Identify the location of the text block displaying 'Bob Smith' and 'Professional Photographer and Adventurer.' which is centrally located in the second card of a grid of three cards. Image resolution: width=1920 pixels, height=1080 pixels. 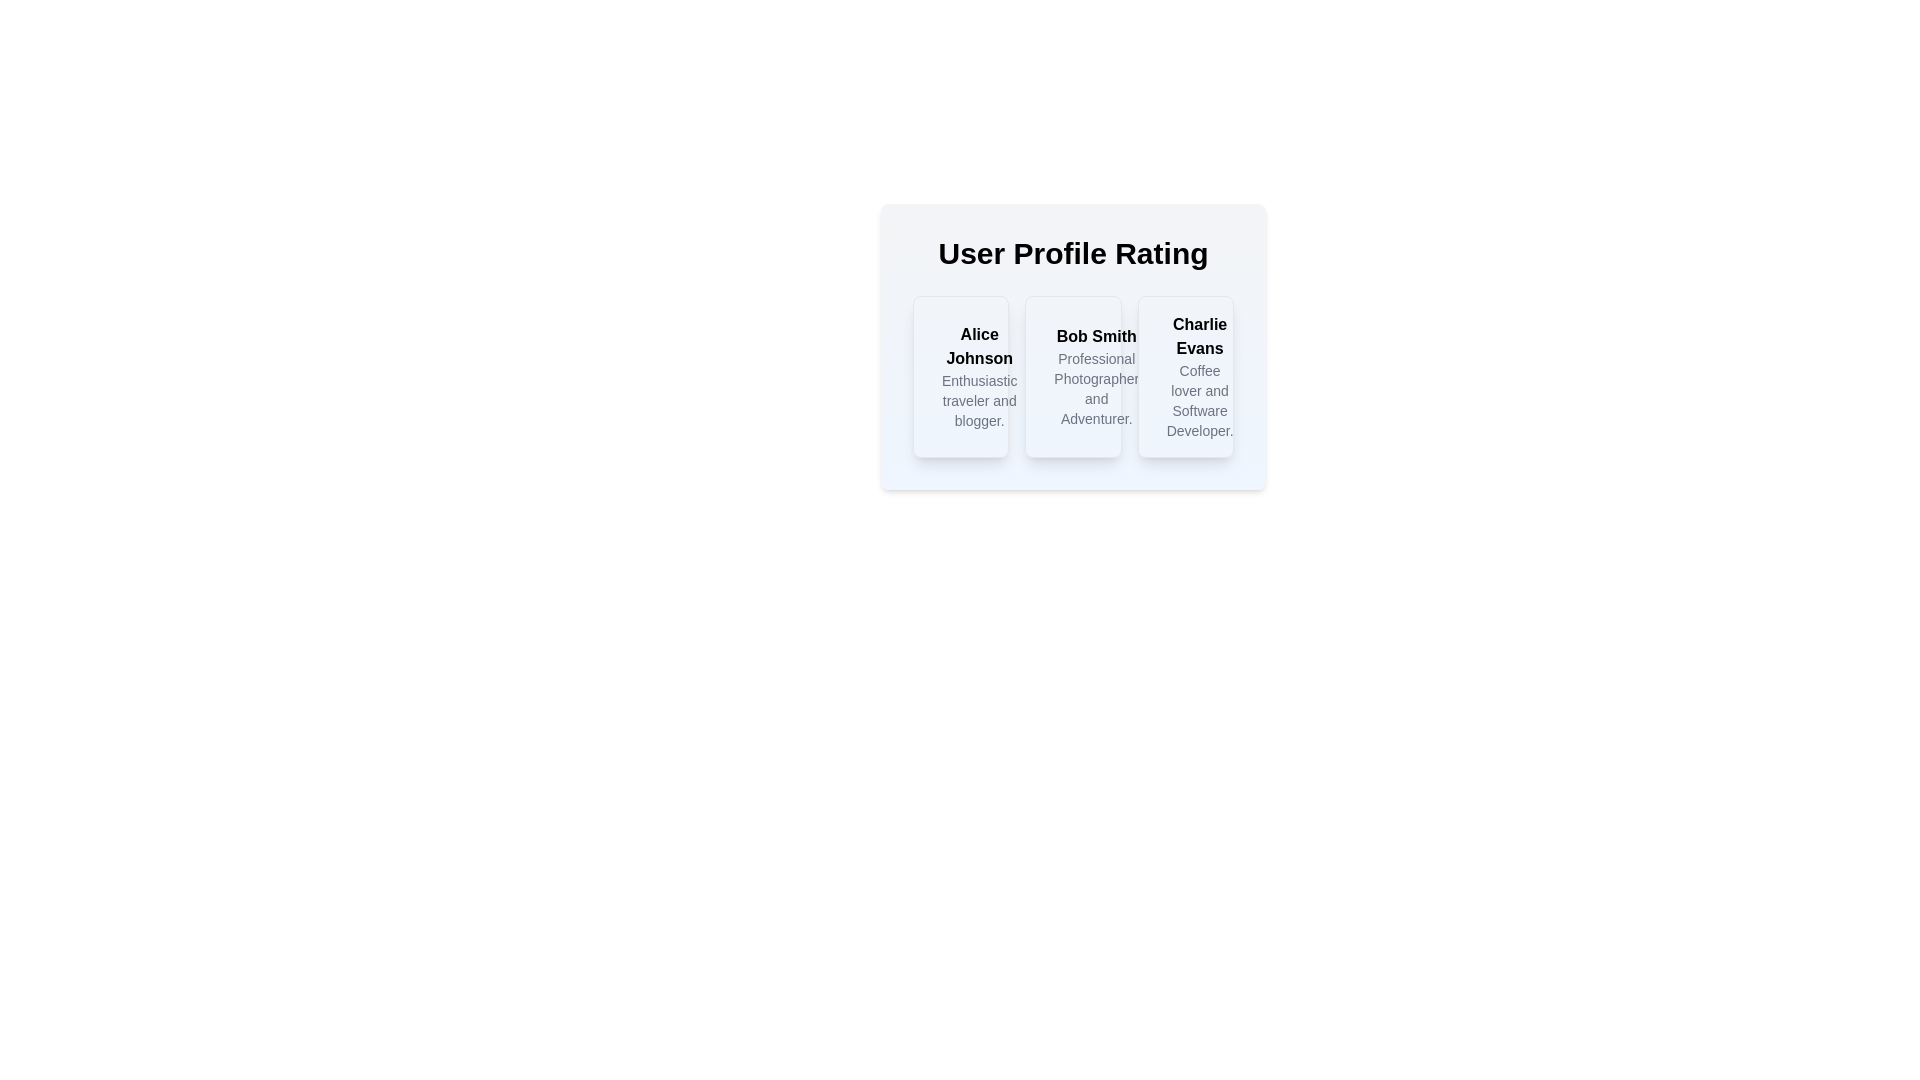
(1072, 377).